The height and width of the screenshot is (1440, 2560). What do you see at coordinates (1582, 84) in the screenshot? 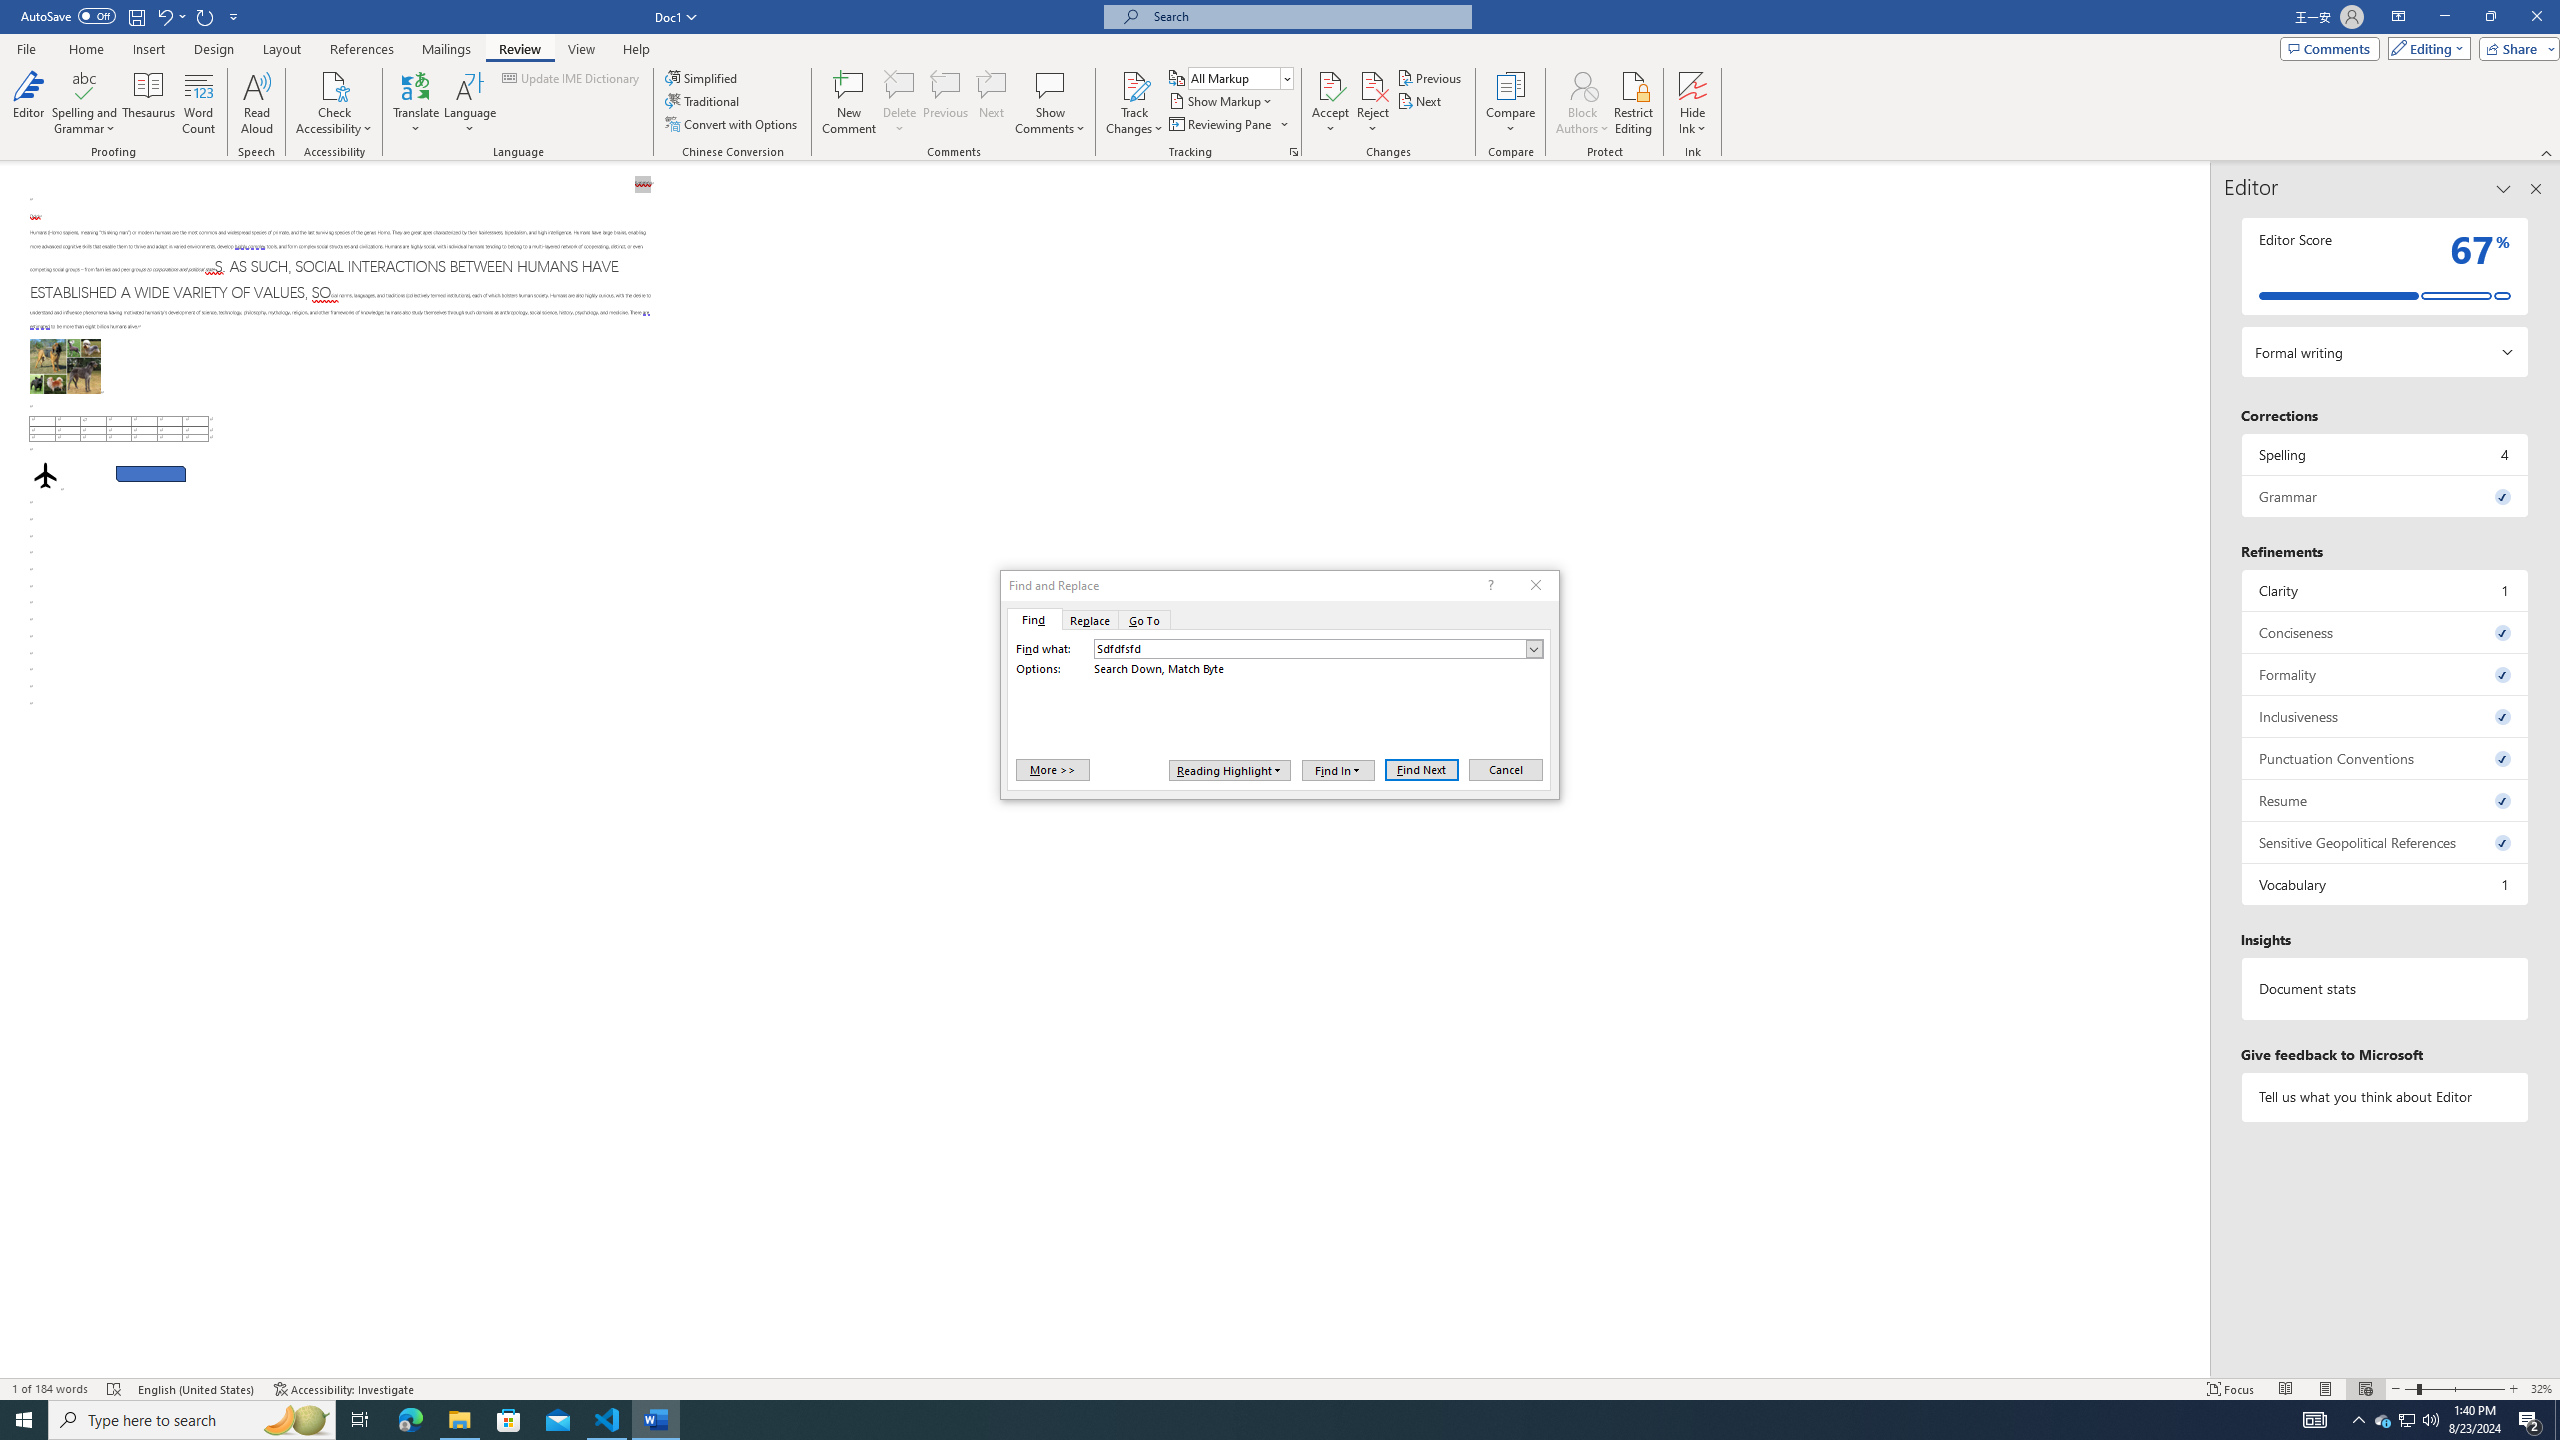
I see `'Block Authors'` at bounding box center [1582, 84].